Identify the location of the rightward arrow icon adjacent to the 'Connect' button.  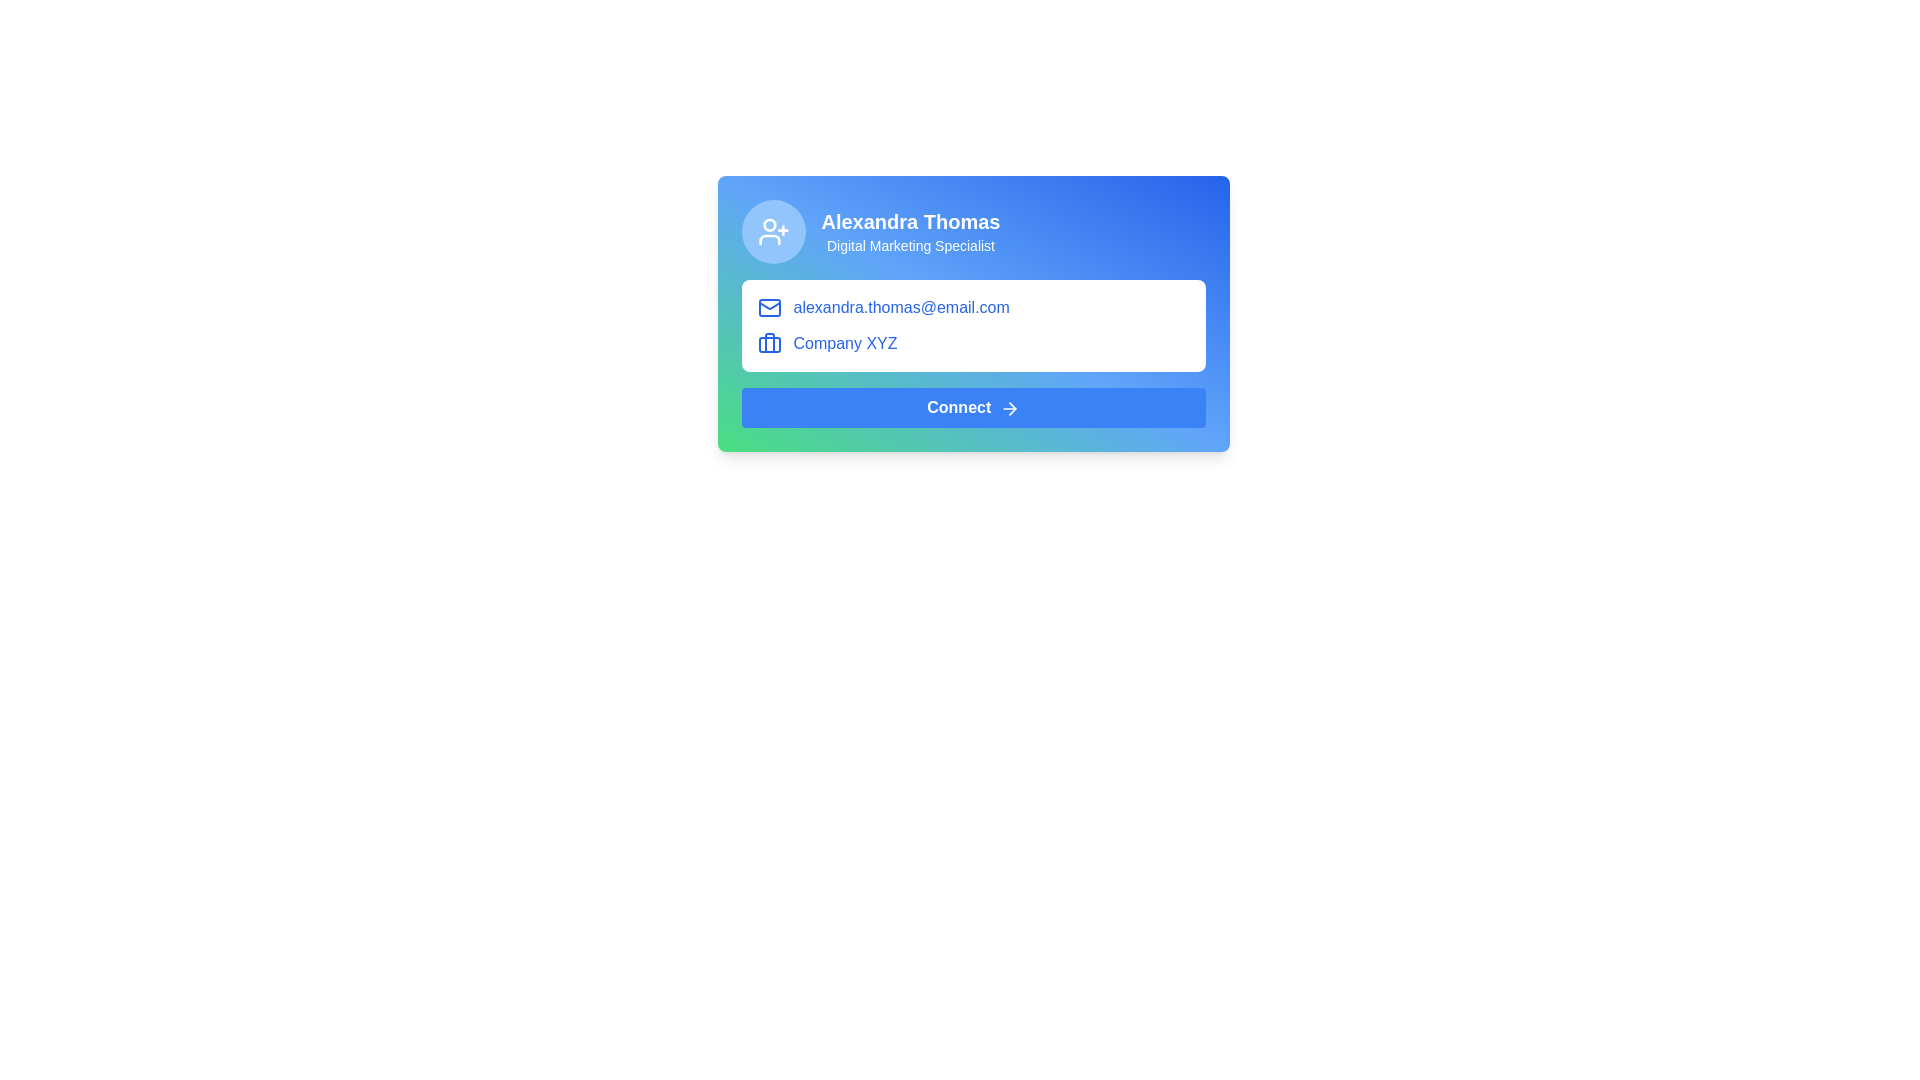
(1009, 407).